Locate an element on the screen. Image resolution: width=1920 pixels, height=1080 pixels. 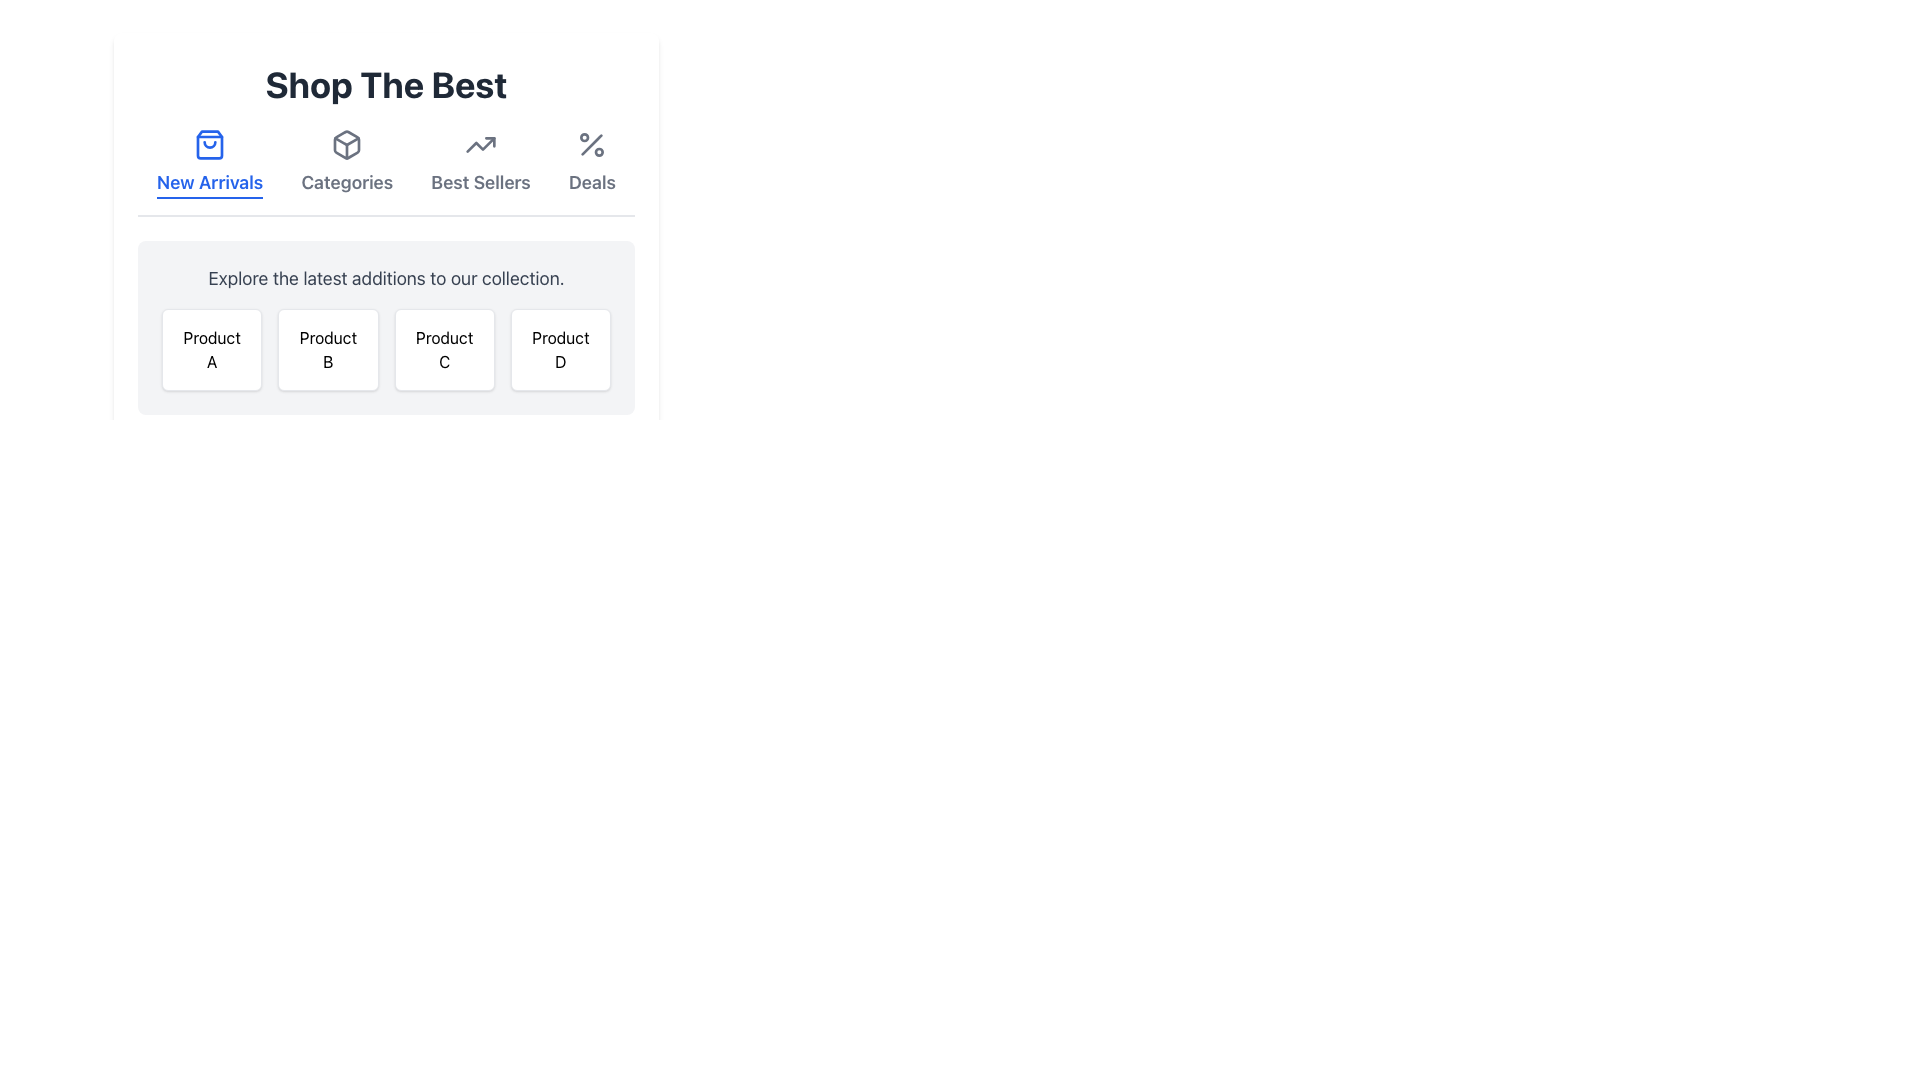
the third button in the horizontal navigation bar that redirects to the best-selling products section is located at coordinates (481, 163).